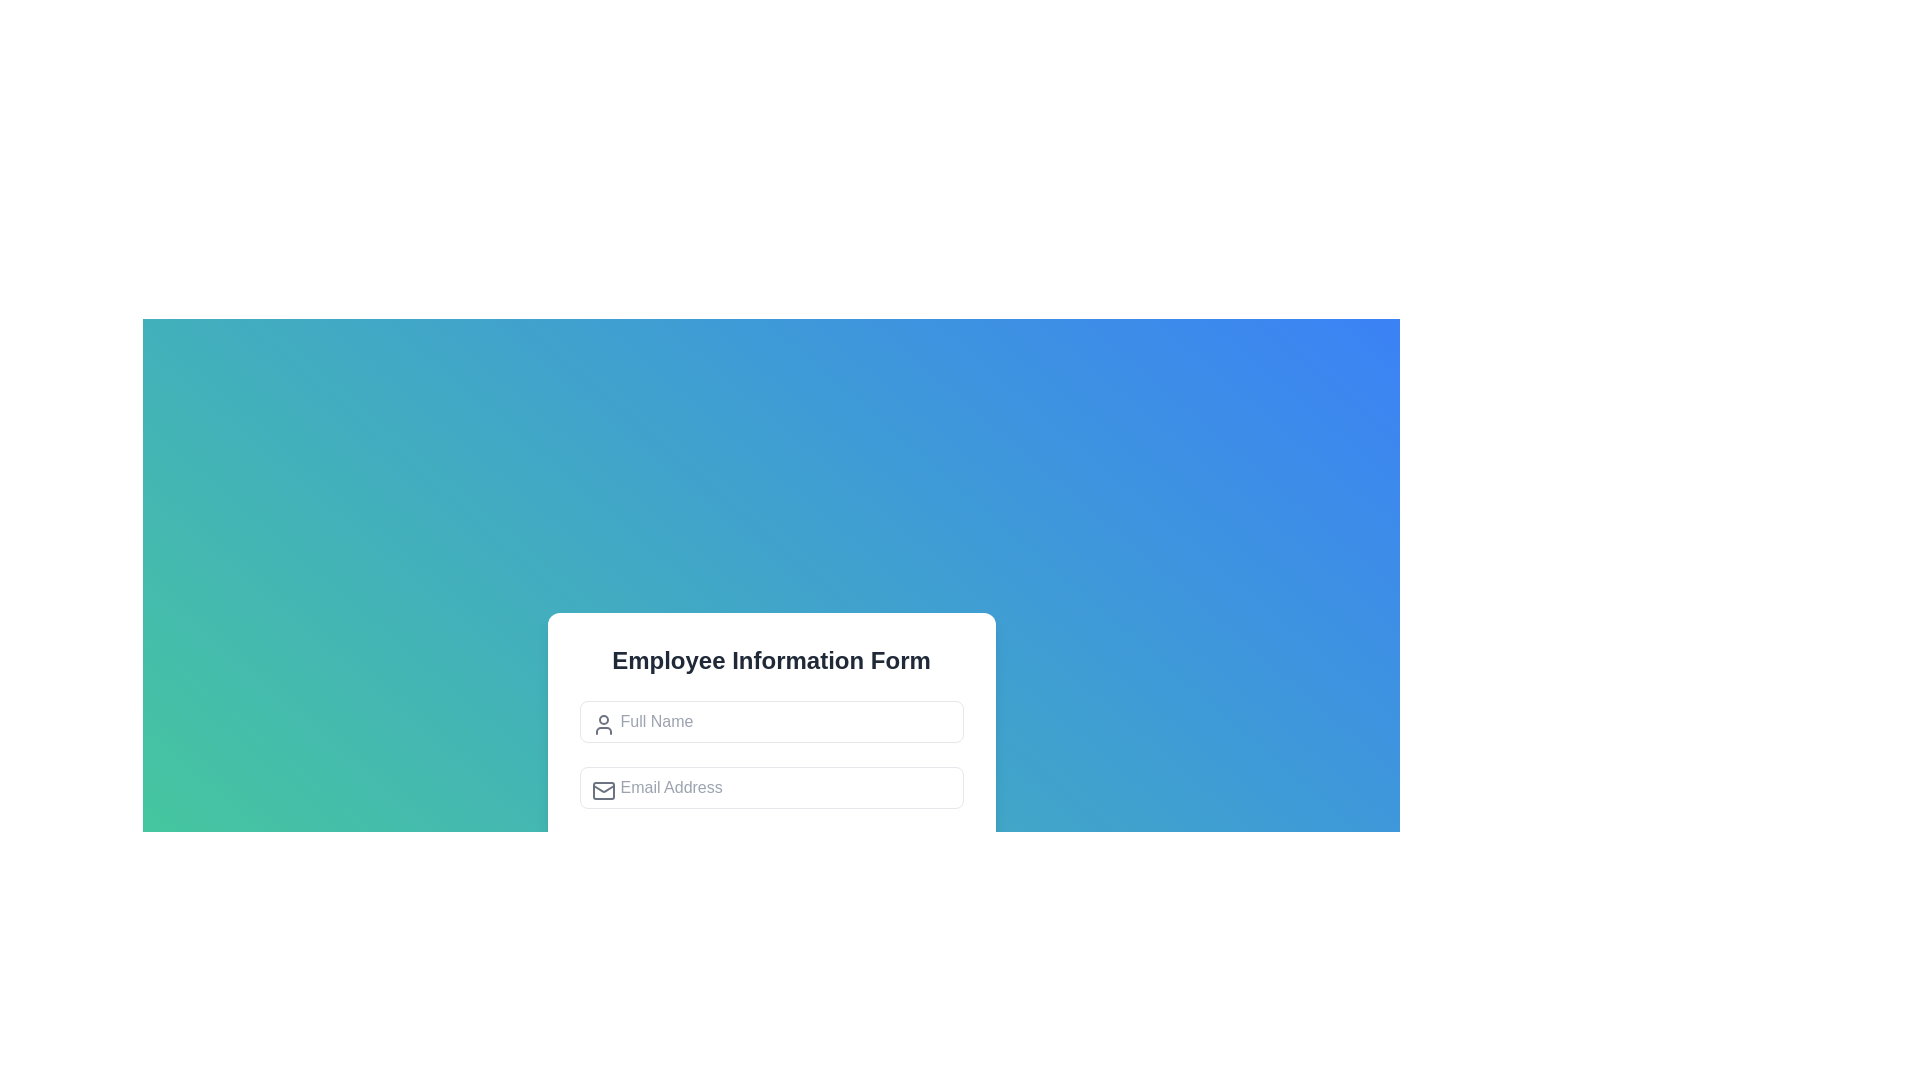  Describe the element at coordinates (602, 789) in the screenshot. I see `the mail icon, which is a gray SVG graphic resembling an envelope, positioned to the left and above the 'Email Address' text field` at that location.